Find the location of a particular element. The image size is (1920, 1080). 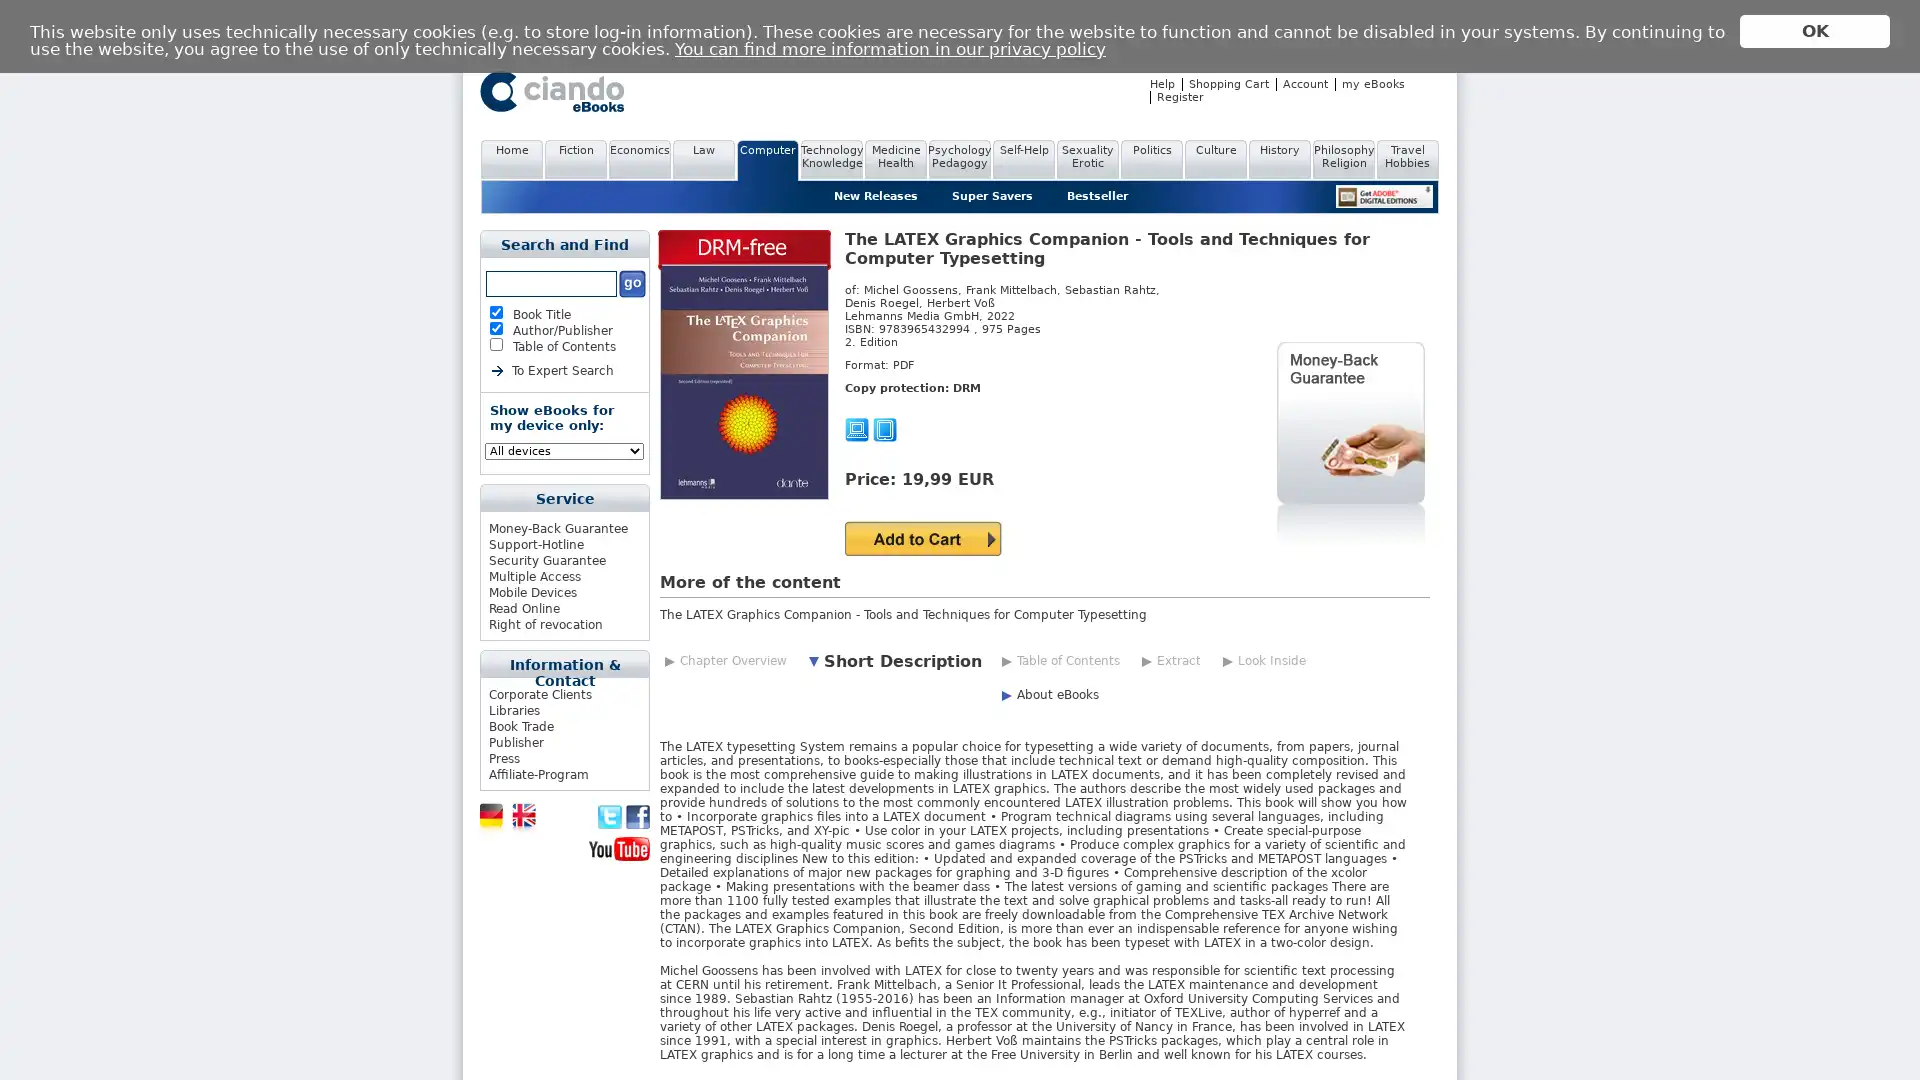

Submit is located at coordinates (922, 537).